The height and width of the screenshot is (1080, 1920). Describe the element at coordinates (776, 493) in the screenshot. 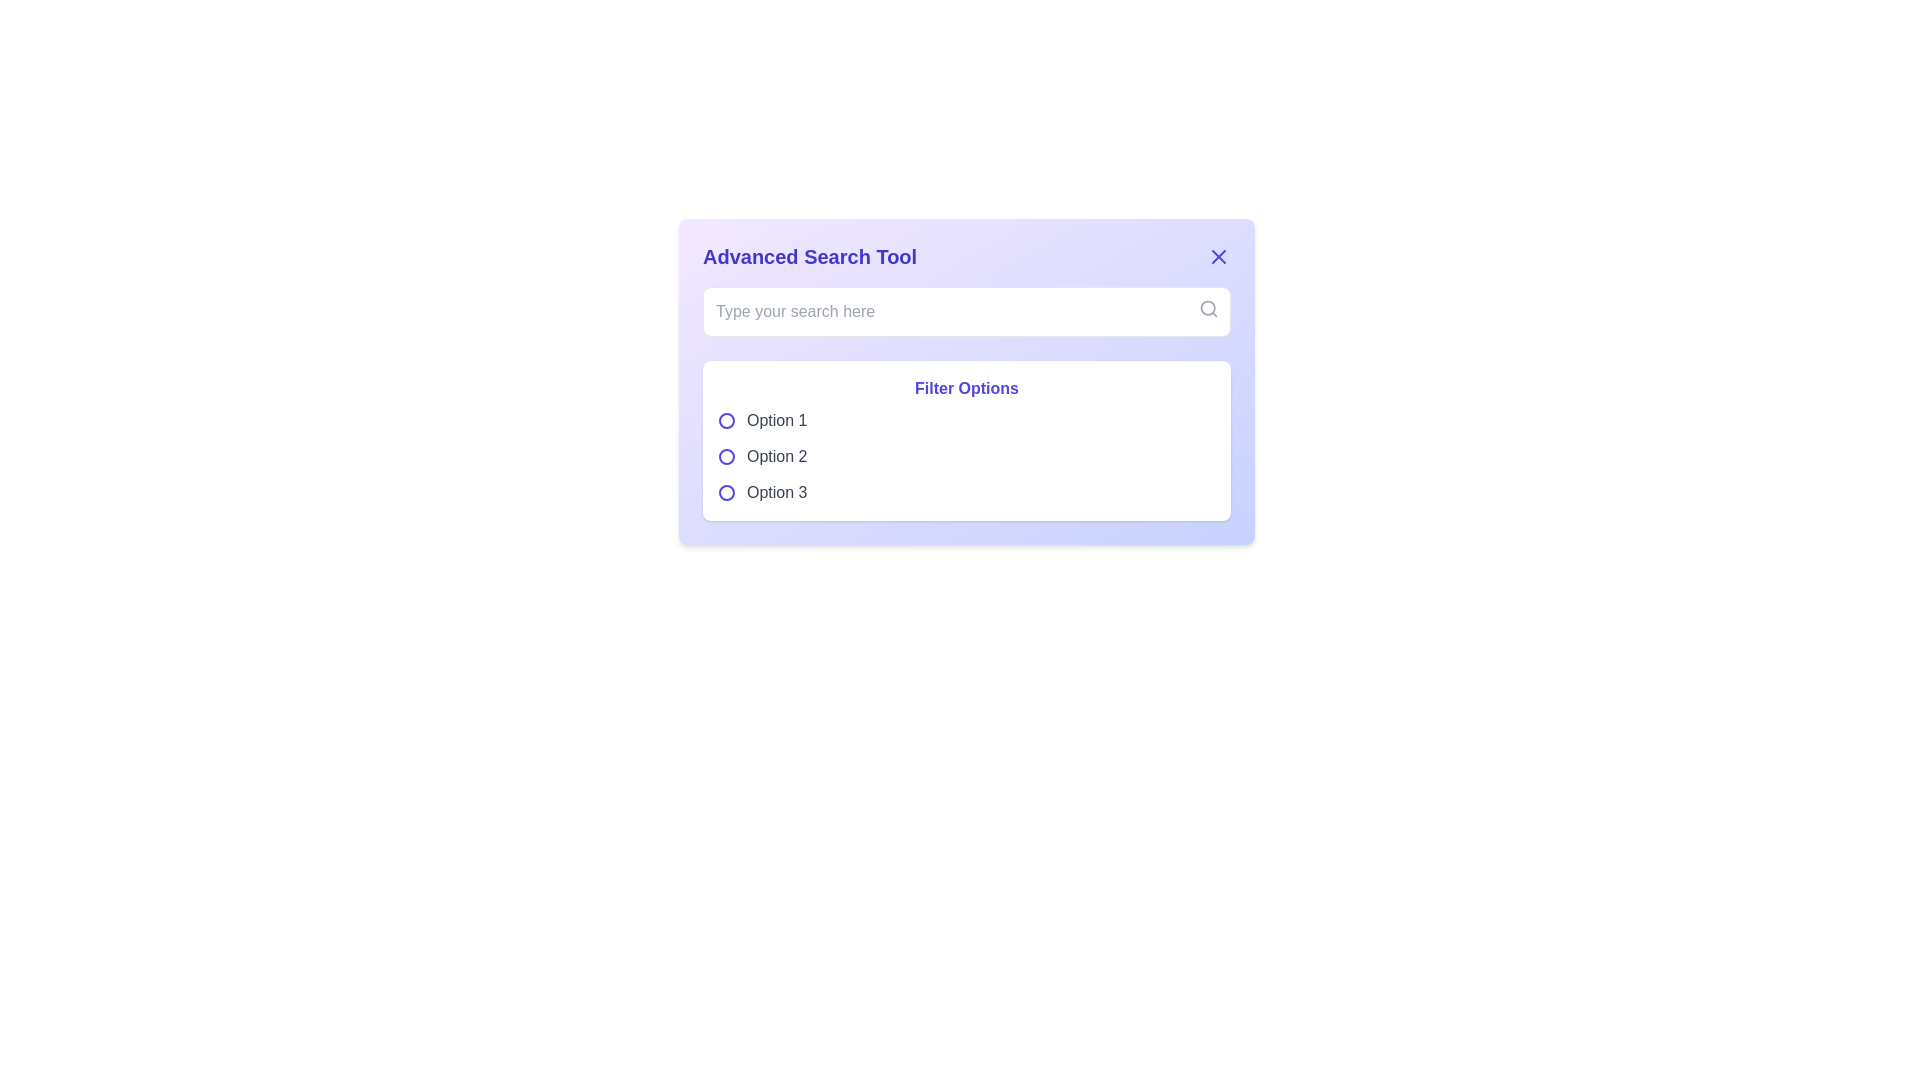

I see `the static text label 'Option 3' which is styled in gray and serves as part of the interactive options in the 'Advanced Search Tool' modal` at that location.